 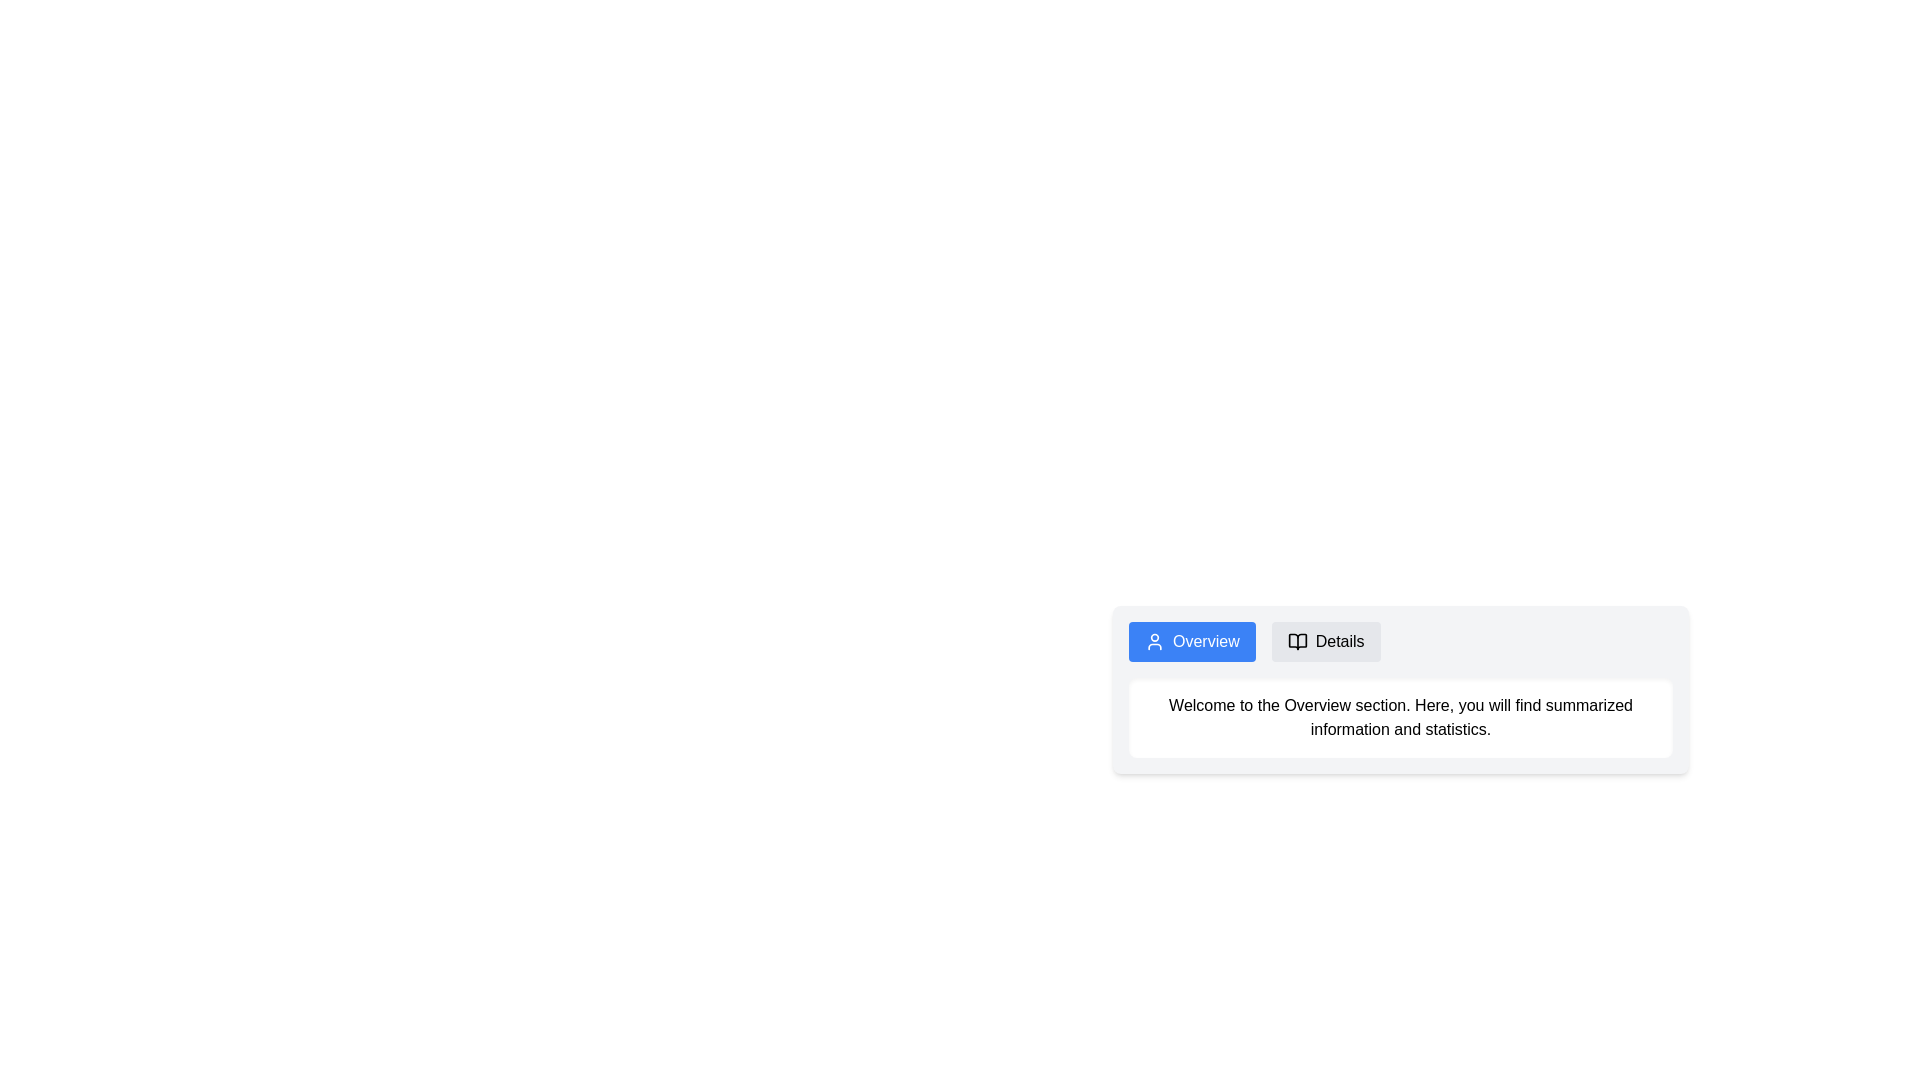 I want to click on the open book icon located on the second tab of the tabbed interface, positioned to the left of the text 'Details', so click(x=1297, y=641).